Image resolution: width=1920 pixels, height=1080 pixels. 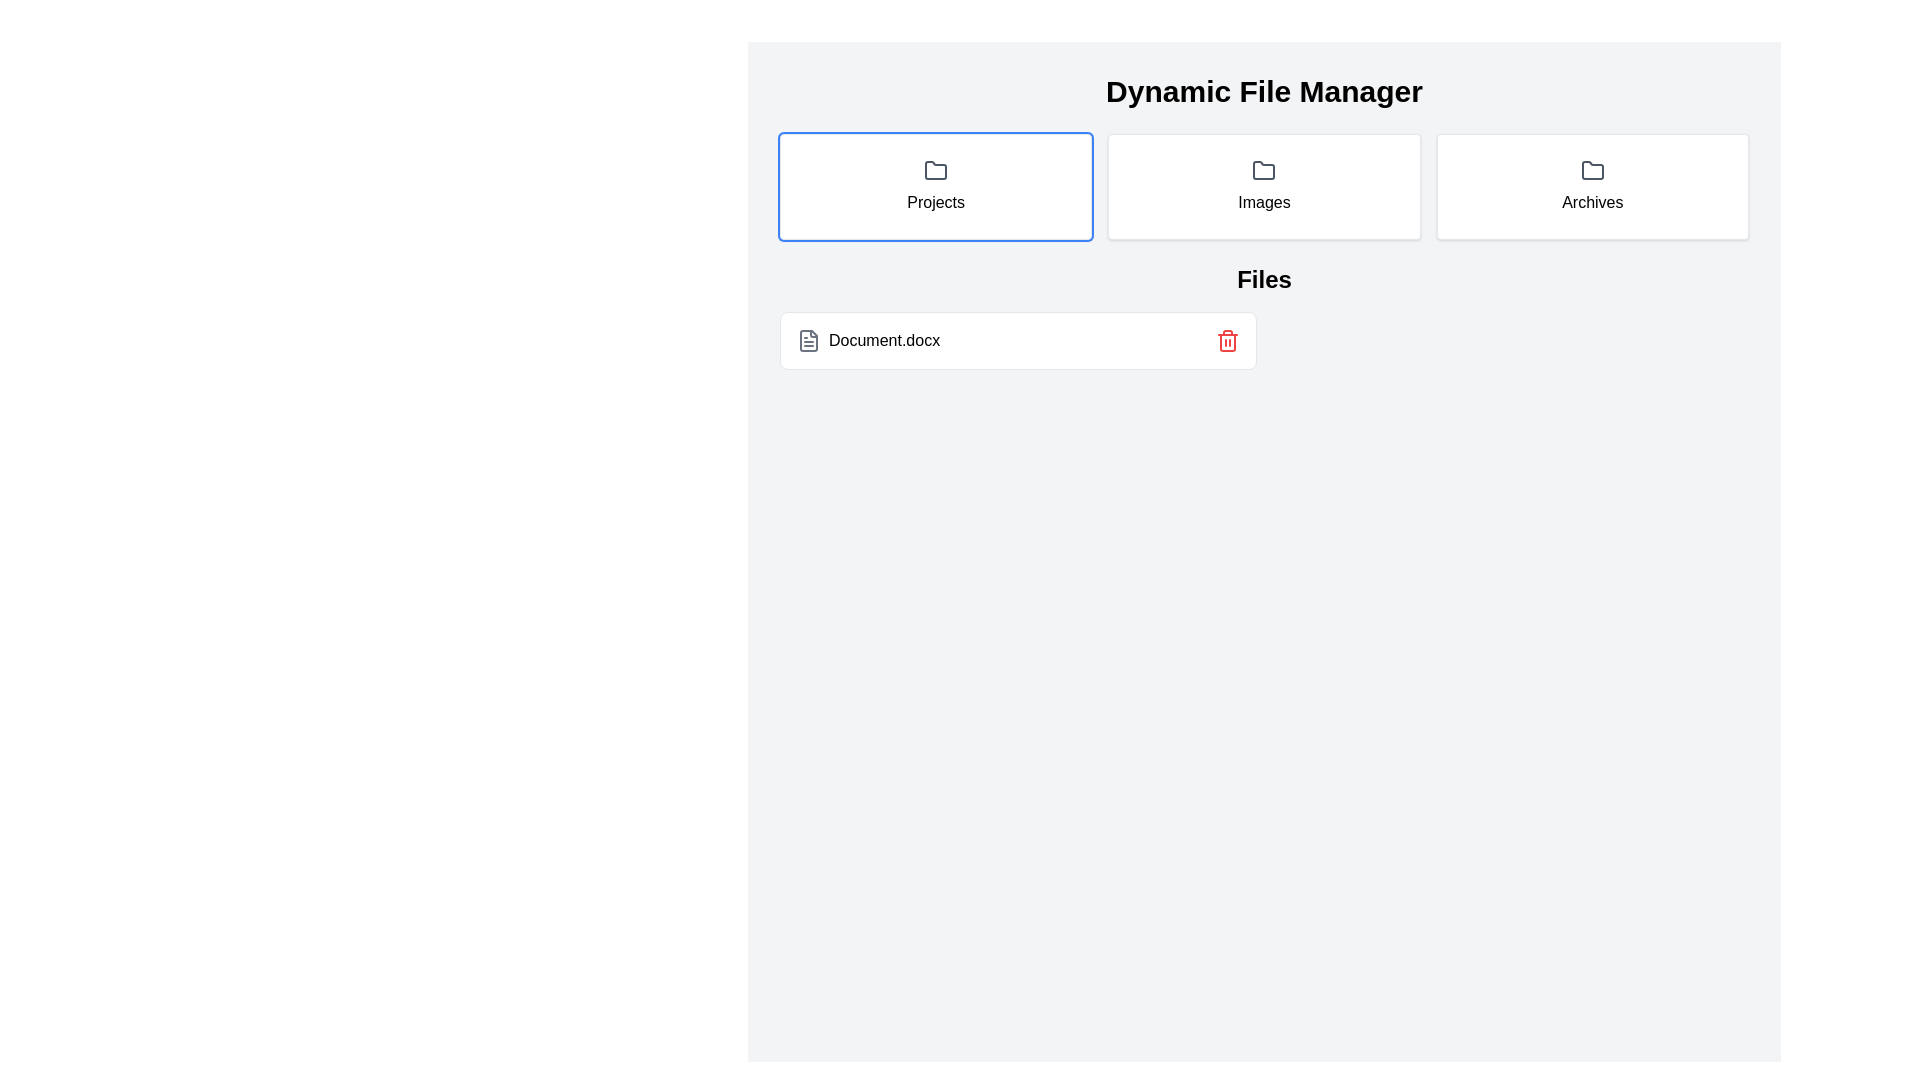 What do you see at coordinates (809, 339) in the screenshot?
I see `the file icon representing 'Document.docx' to see options` at bounding box center [809, 339].